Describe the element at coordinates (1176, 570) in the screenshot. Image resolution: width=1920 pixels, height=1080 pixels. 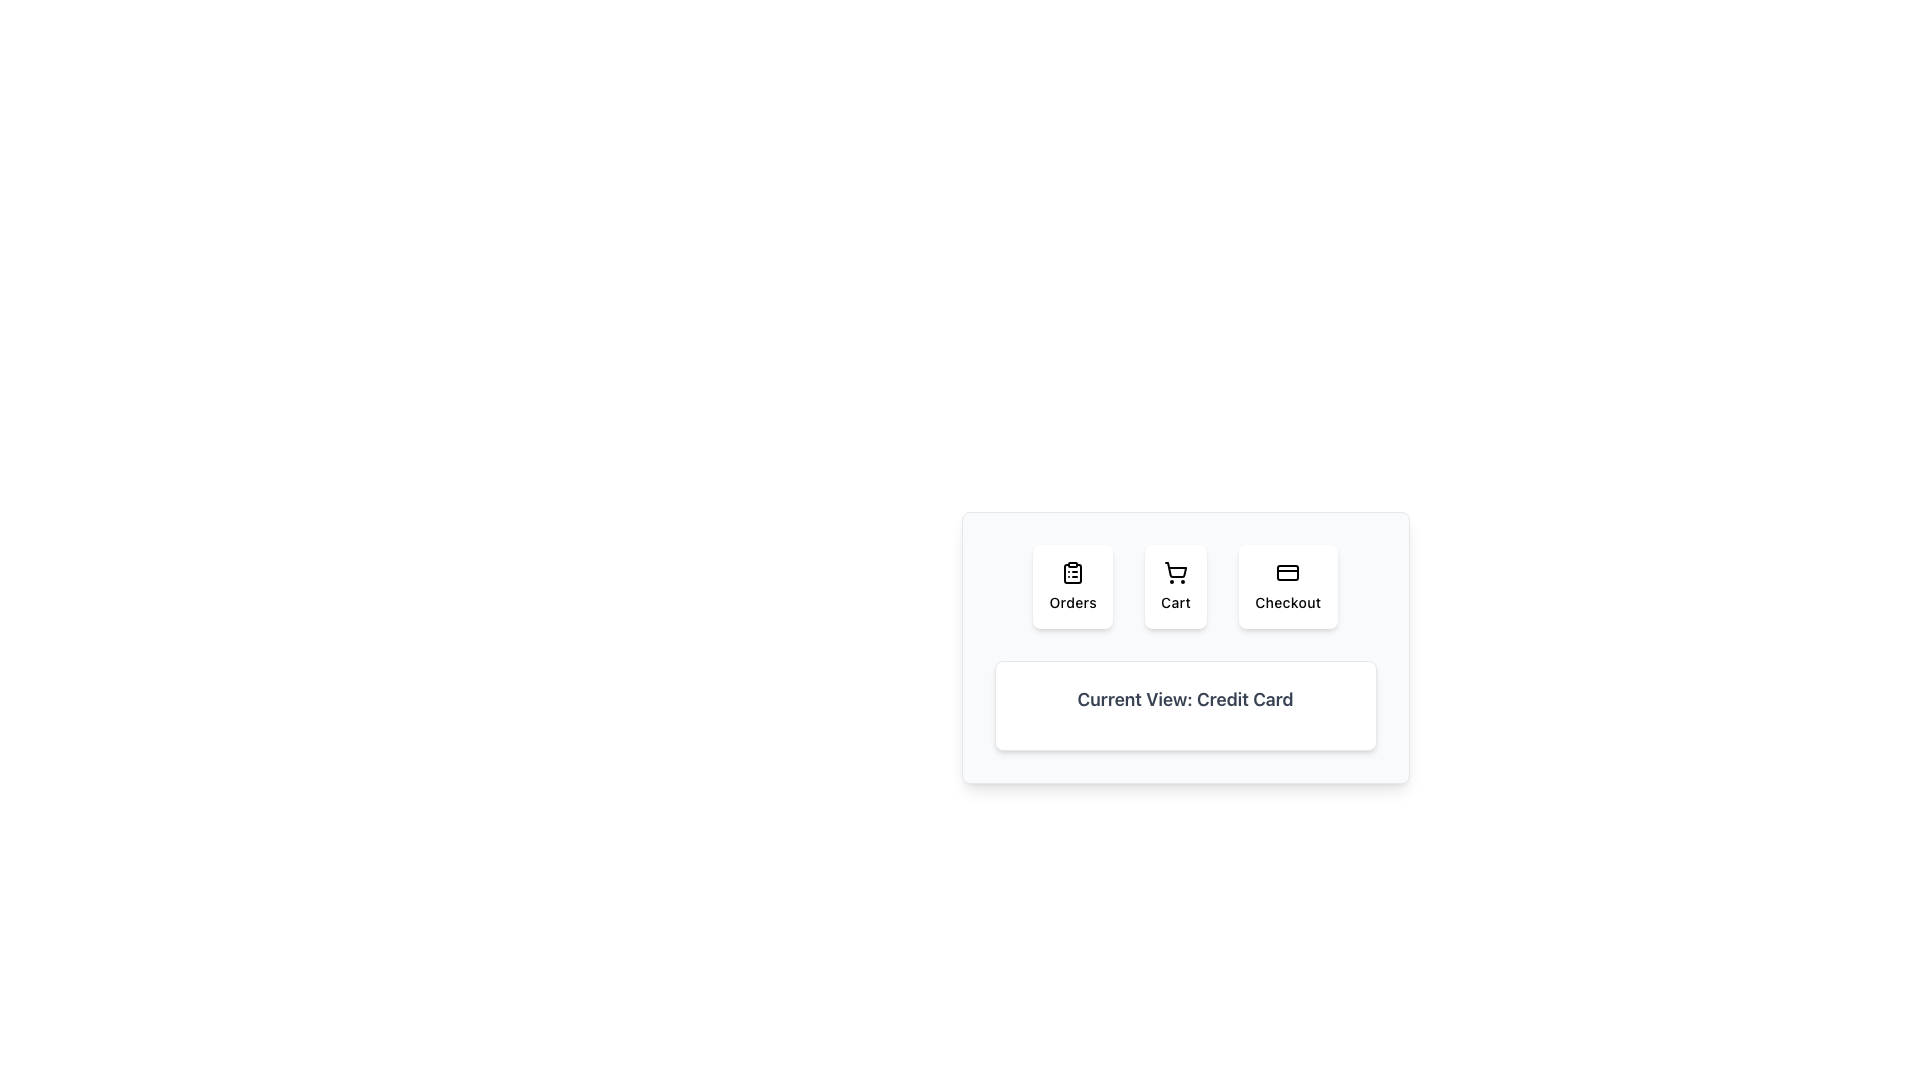
I see `the central portion of the shopping cart icon, which is the main body of the cart, located in the middle of the 'Cart' button styled in red` at that location.